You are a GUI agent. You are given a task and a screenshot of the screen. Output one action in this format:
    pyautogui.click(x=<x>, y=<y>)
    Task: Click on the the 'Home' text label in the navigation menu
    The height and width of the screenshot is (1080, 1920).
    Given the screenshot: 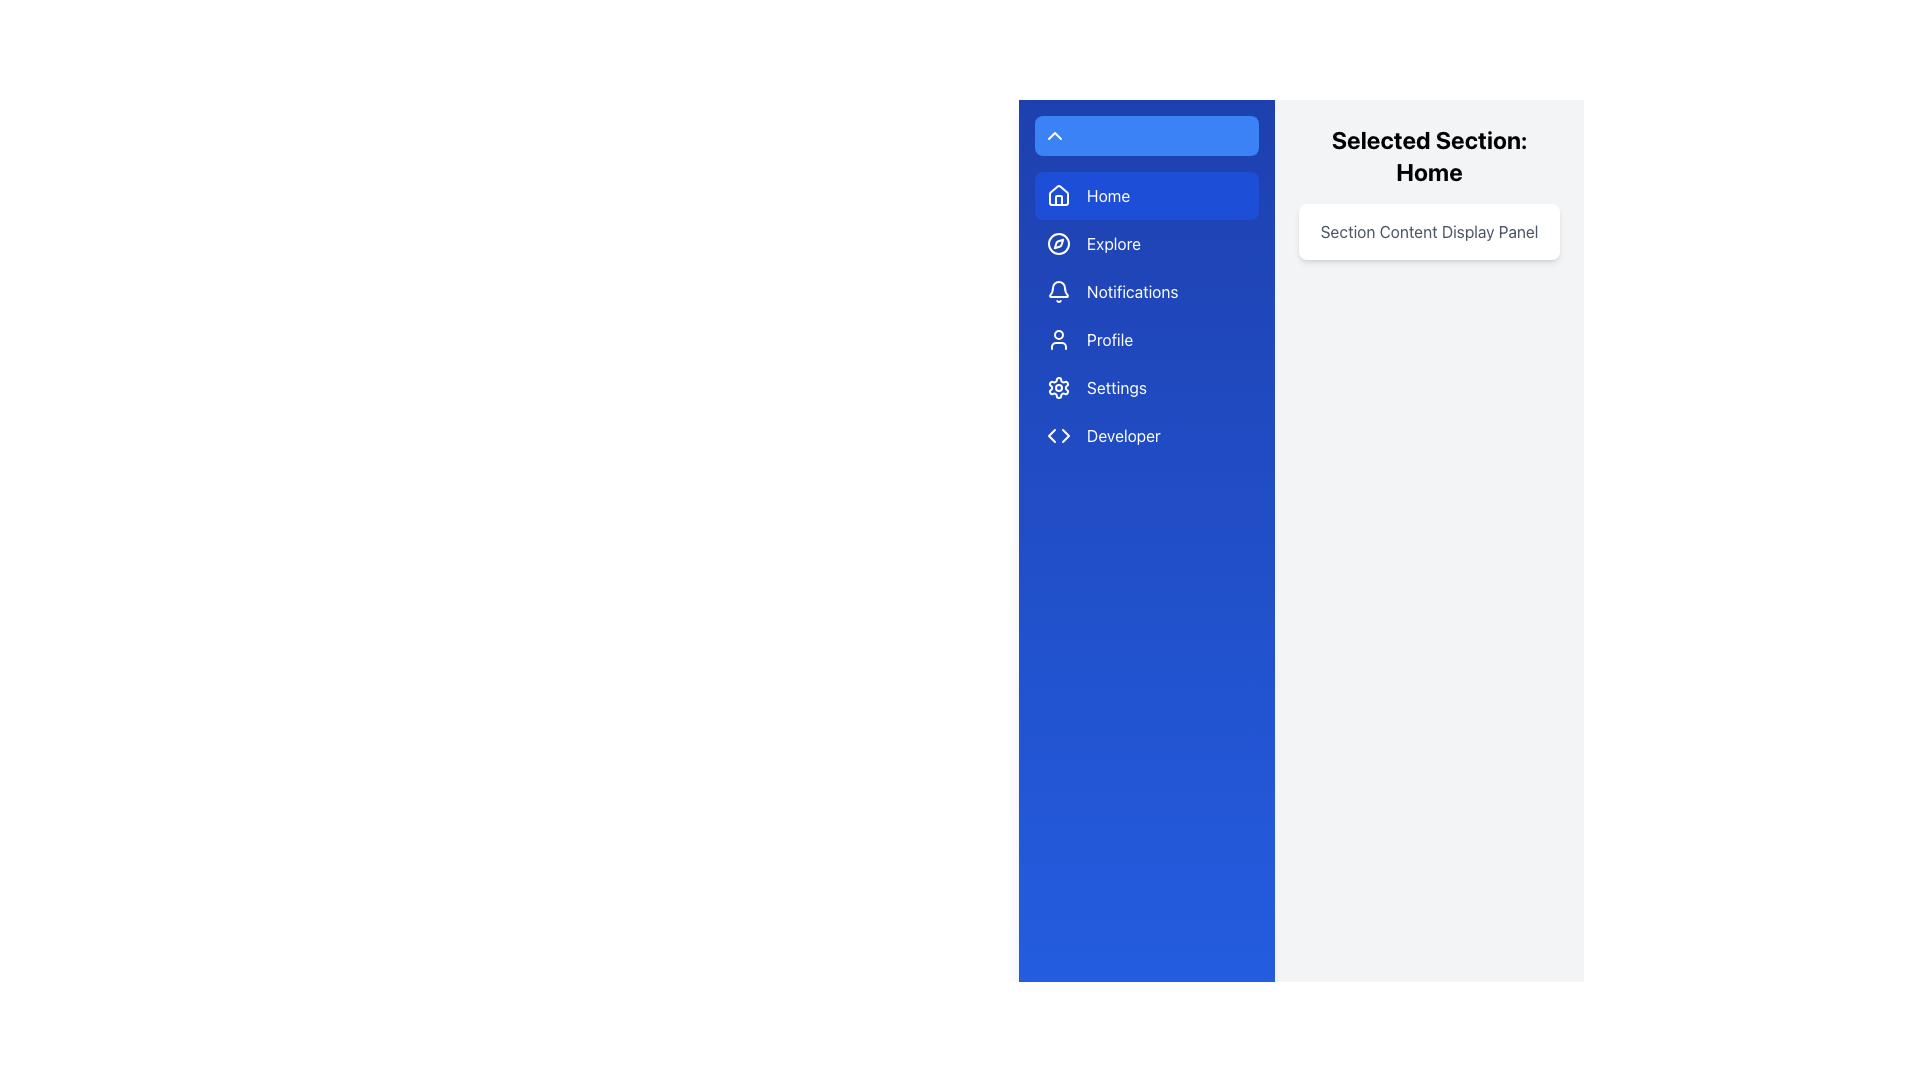 What is the action you would take?
    pyautogui.click(x=1107, y=196)
    